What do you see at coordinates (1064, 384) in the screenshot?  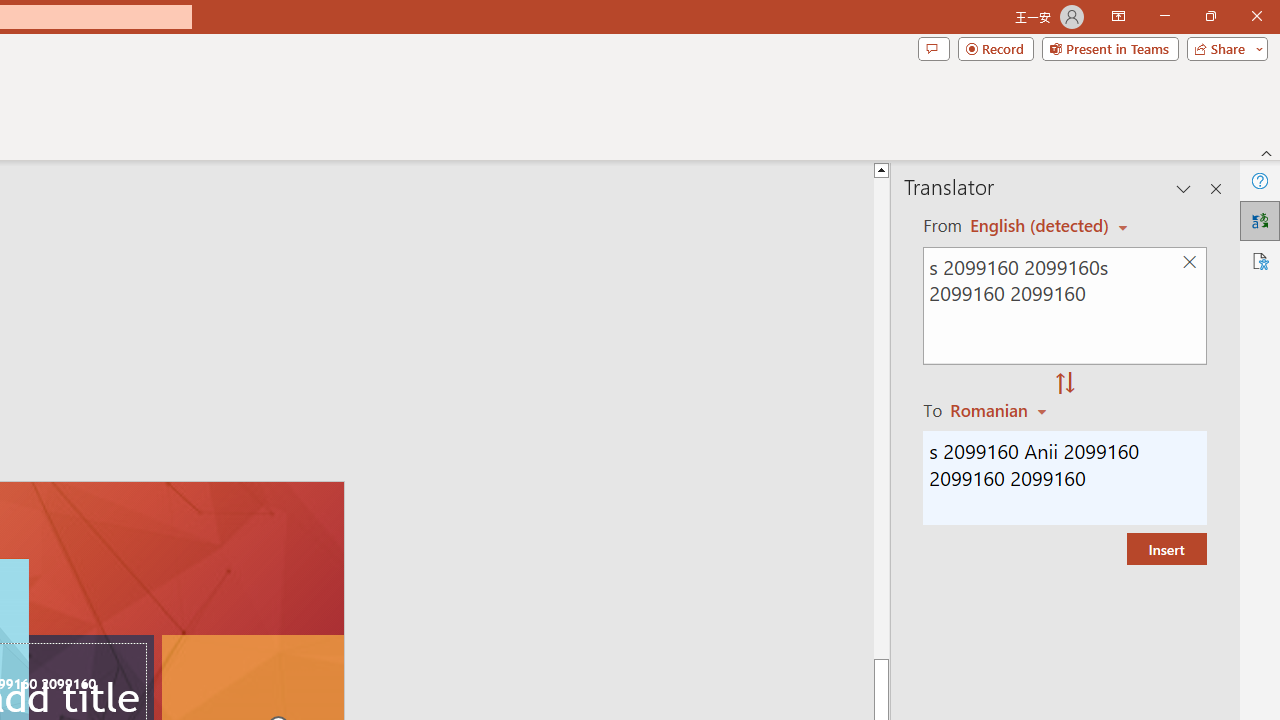 I see `'Swap "from" and "to" languages.'` at bounding box center [1064, 384].